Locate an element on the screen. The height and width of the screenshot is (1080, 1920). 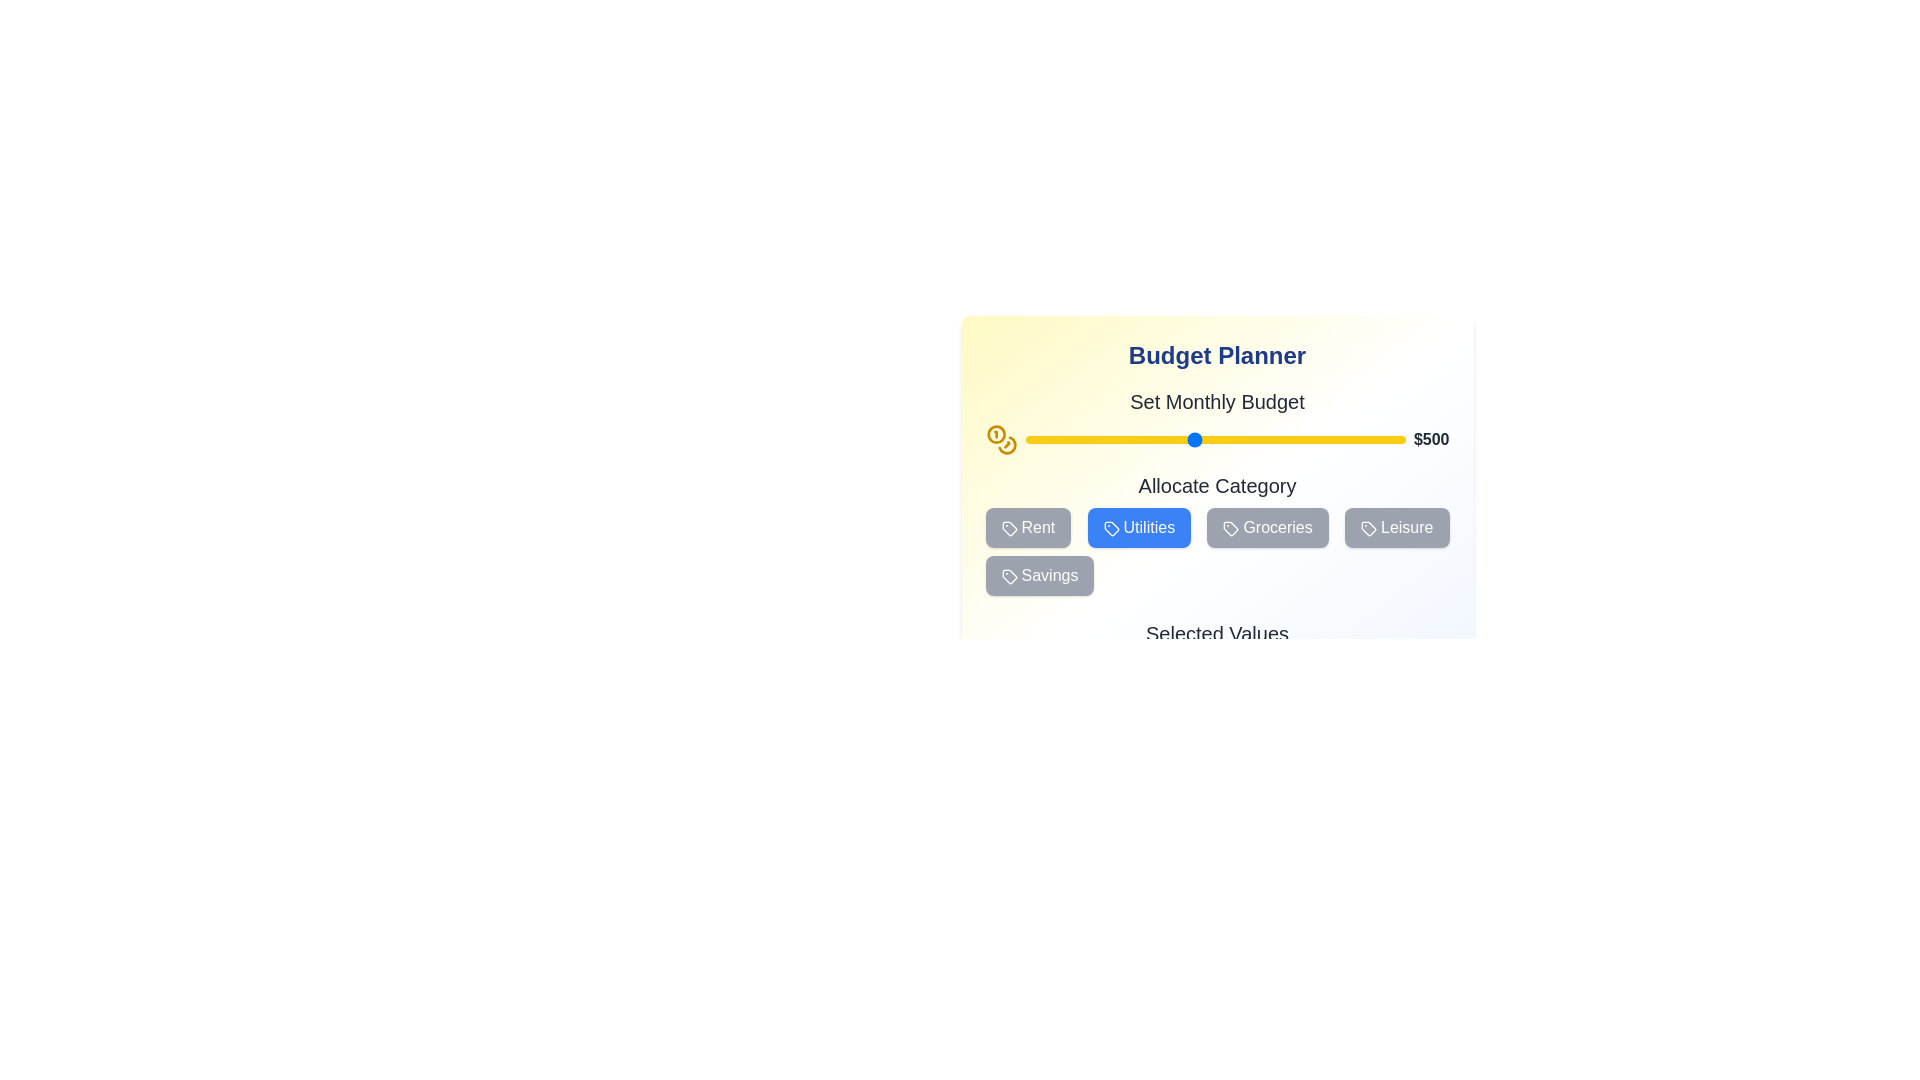
the slider is located at coordinates (1090, 438).